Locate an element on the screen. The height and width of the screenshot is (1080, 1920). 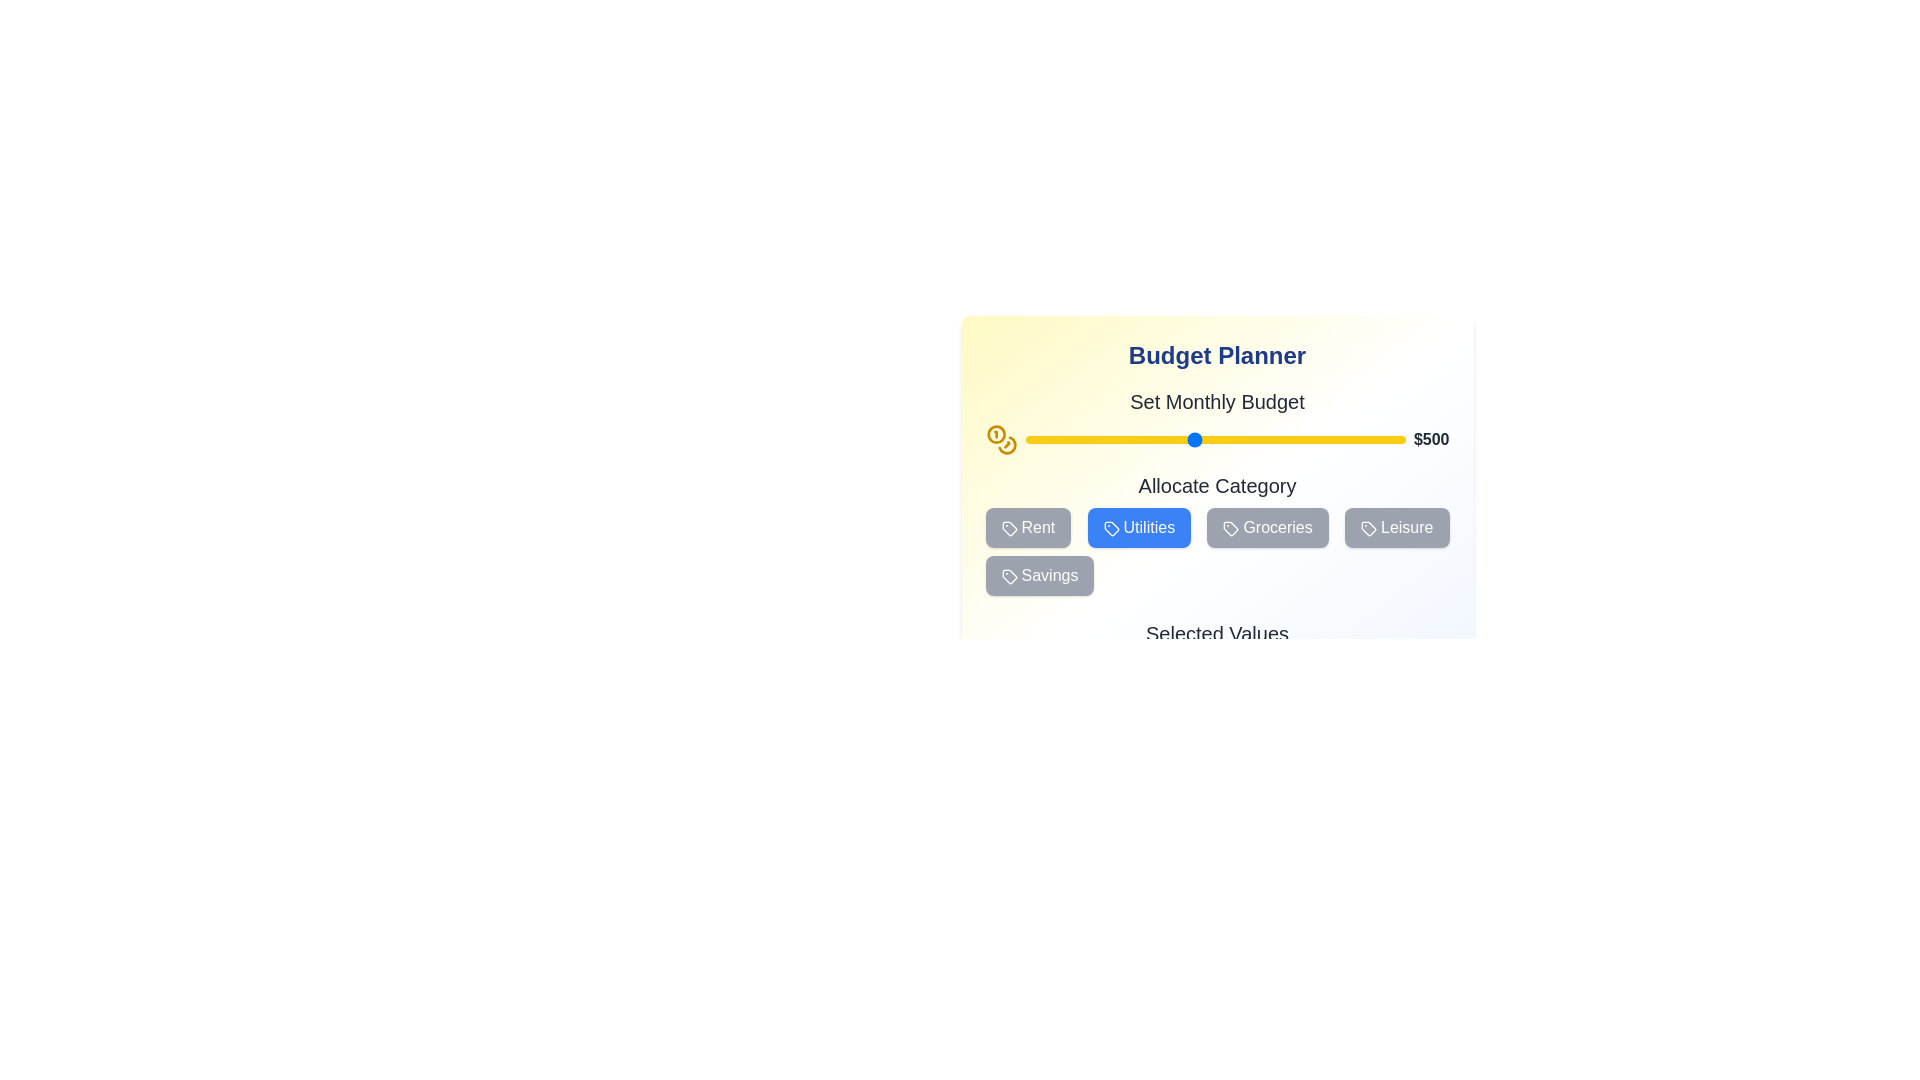
the slider is located at coordinates (1090, 438).